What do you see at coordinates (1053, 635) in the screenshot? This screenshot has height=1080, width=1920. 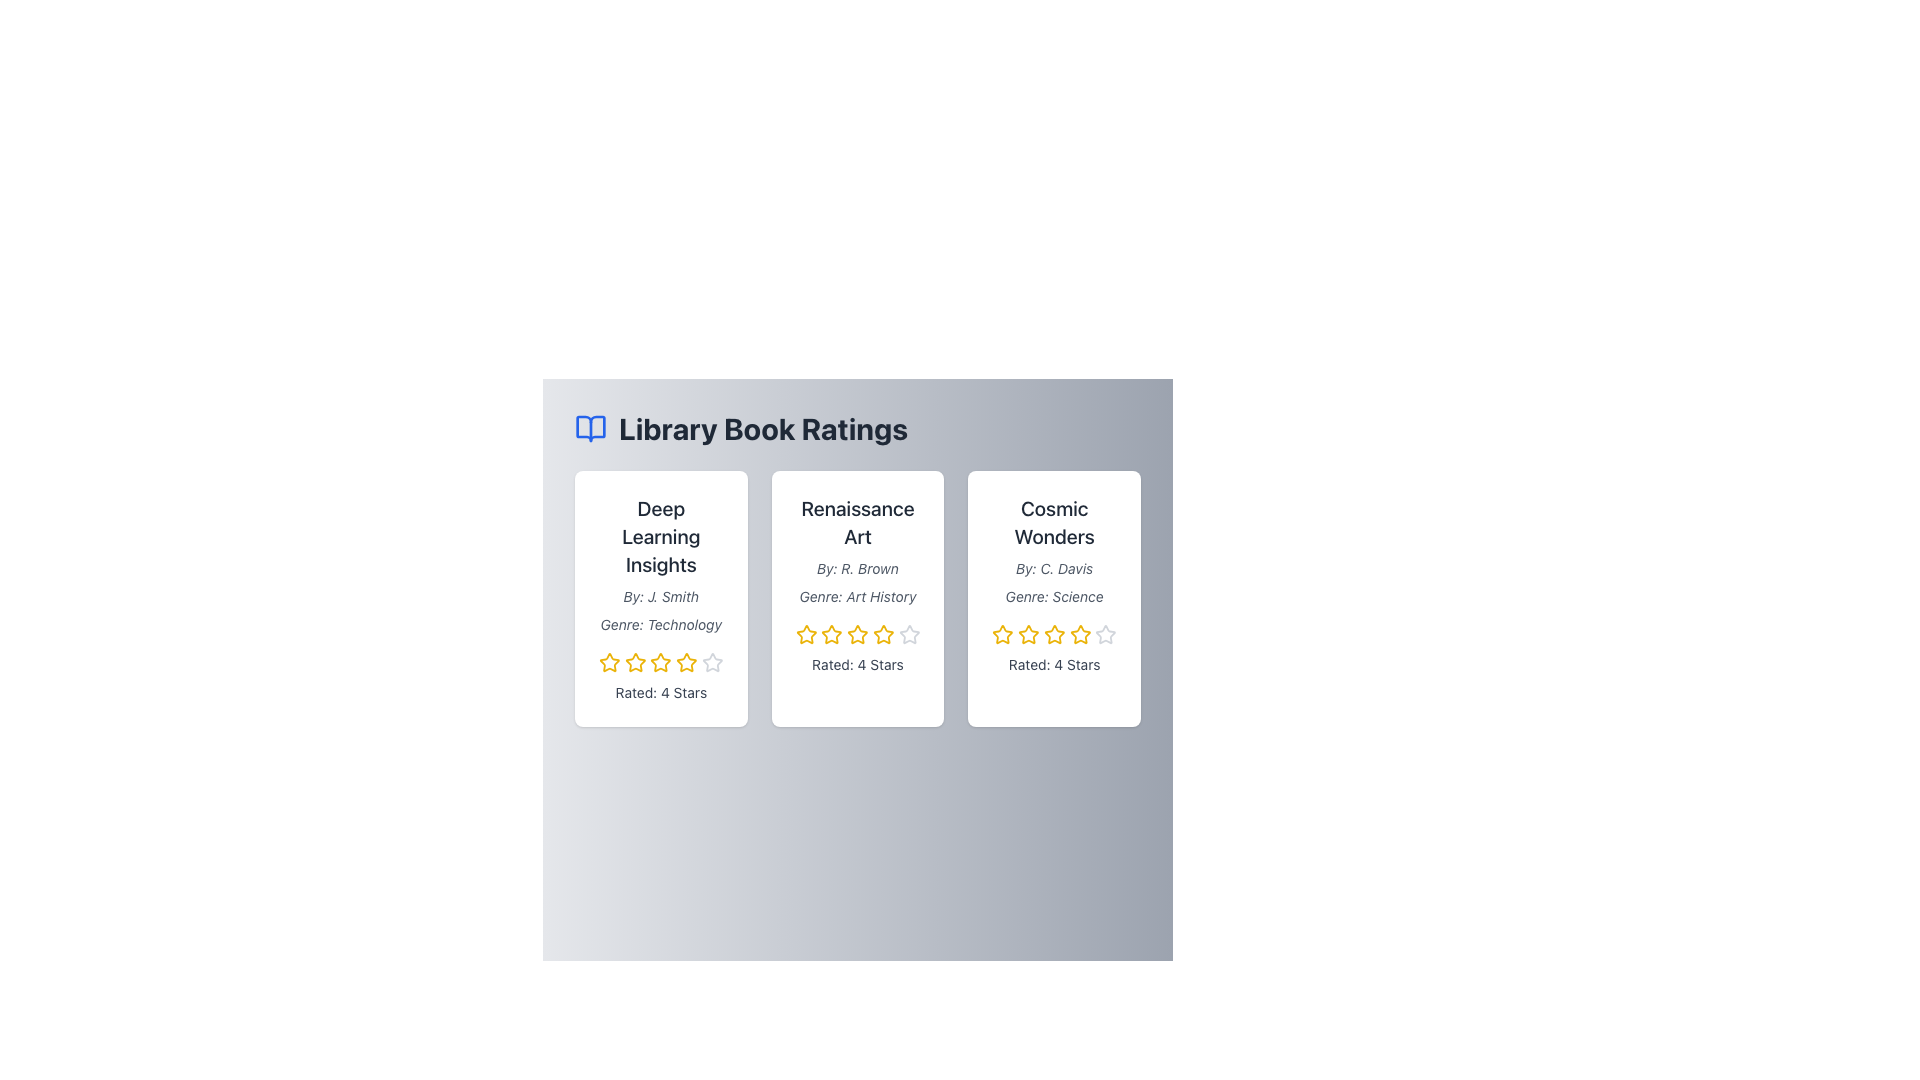 I see `the fourth star icon in the rating section of the 'Cosmic Wonders' card to adjust the rating` at bounding box center [1053, 635].